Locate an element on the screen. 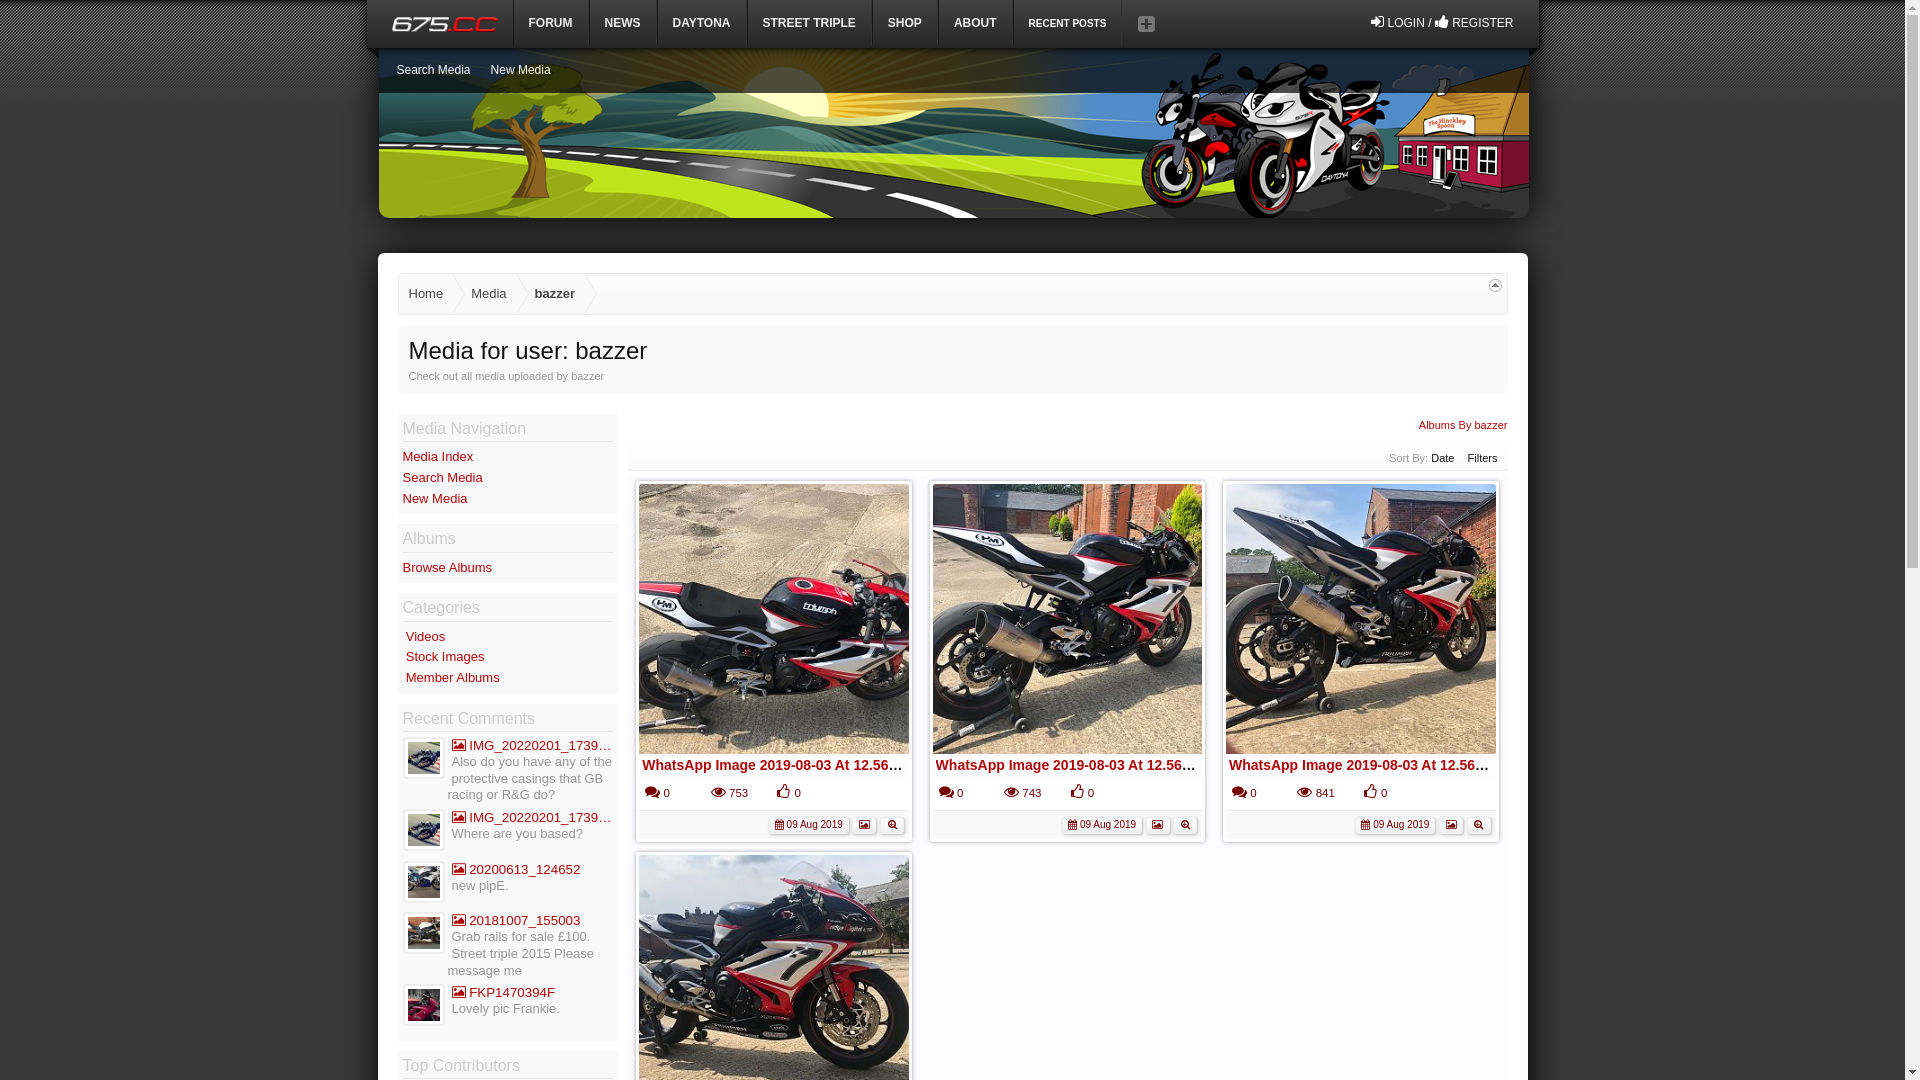 Image resolution: width=1920 pixels, height=1080 pixels. 'Media Index' is located at coordinates (436, 456).